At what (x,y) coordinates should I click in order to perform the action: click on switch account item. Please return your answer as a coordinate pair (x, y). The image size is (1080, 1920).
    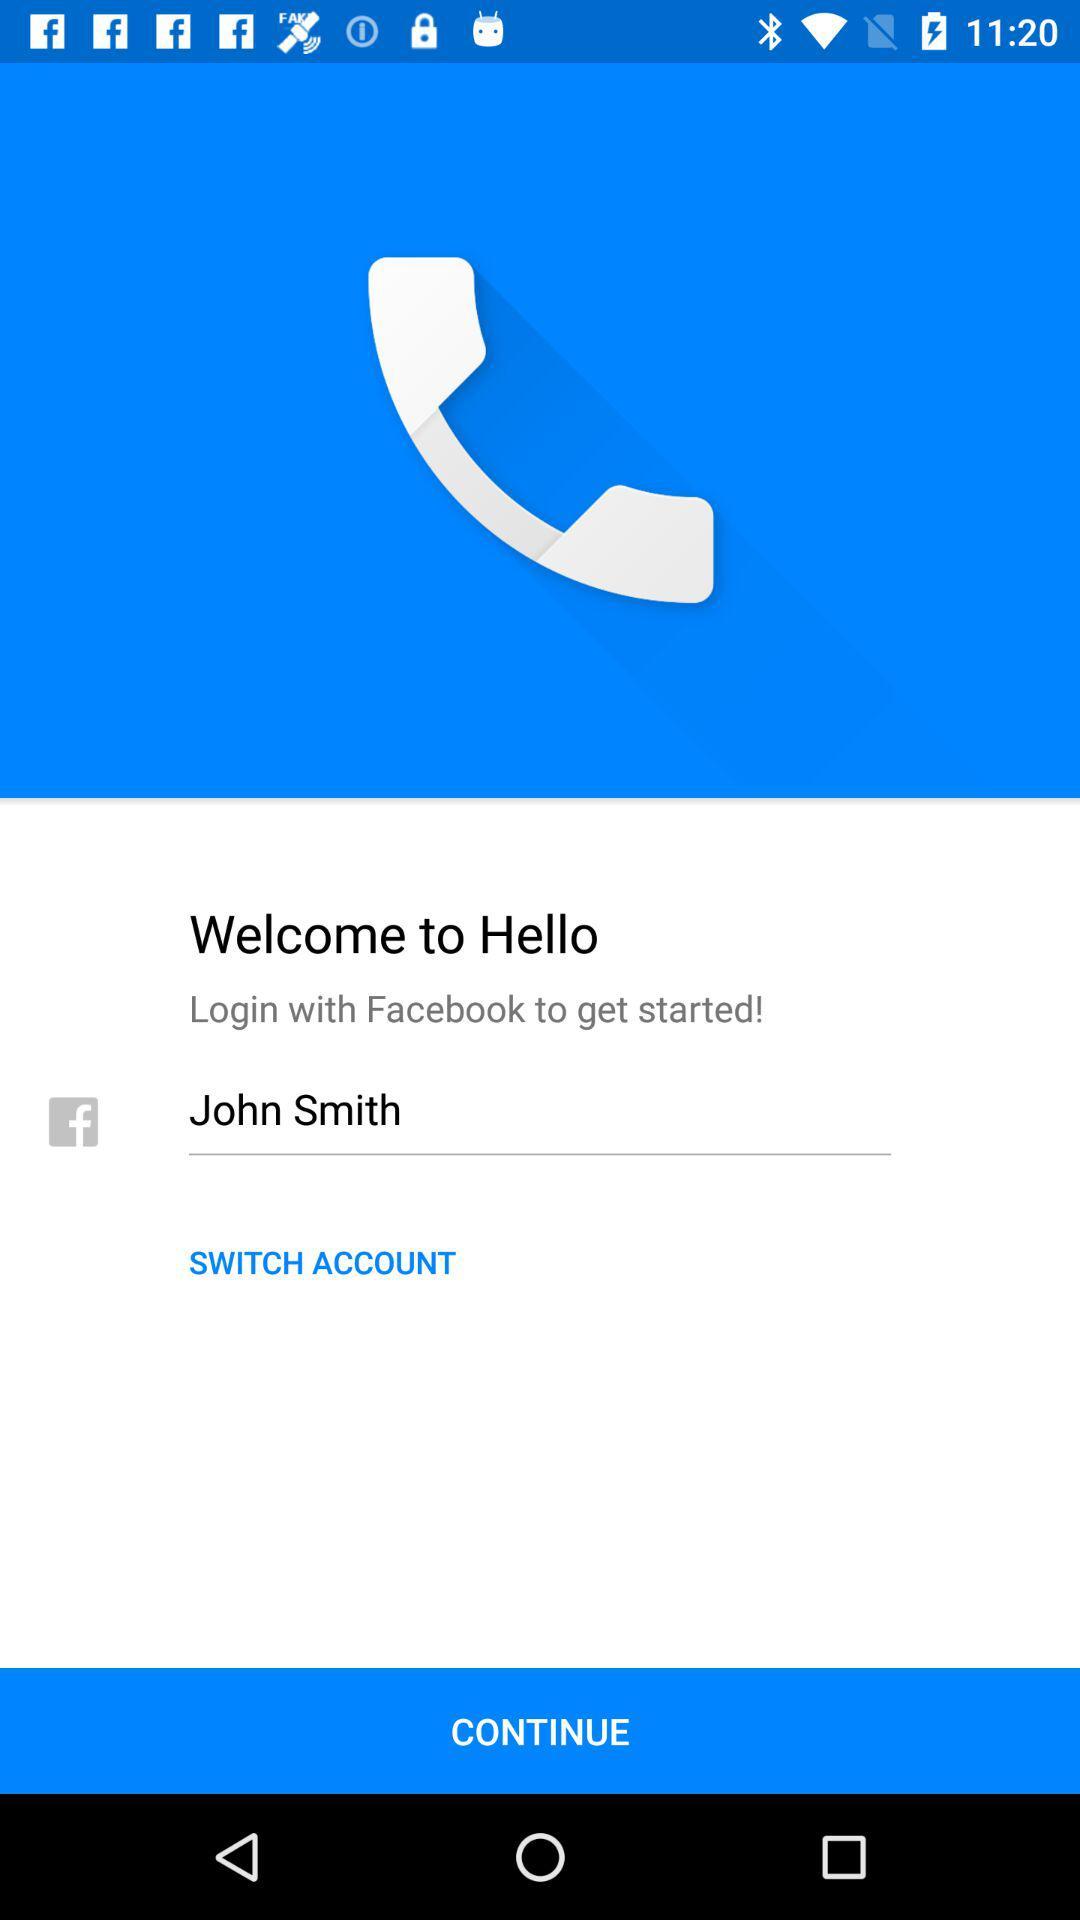
    Looking at the image, I should click on (540, 1260).